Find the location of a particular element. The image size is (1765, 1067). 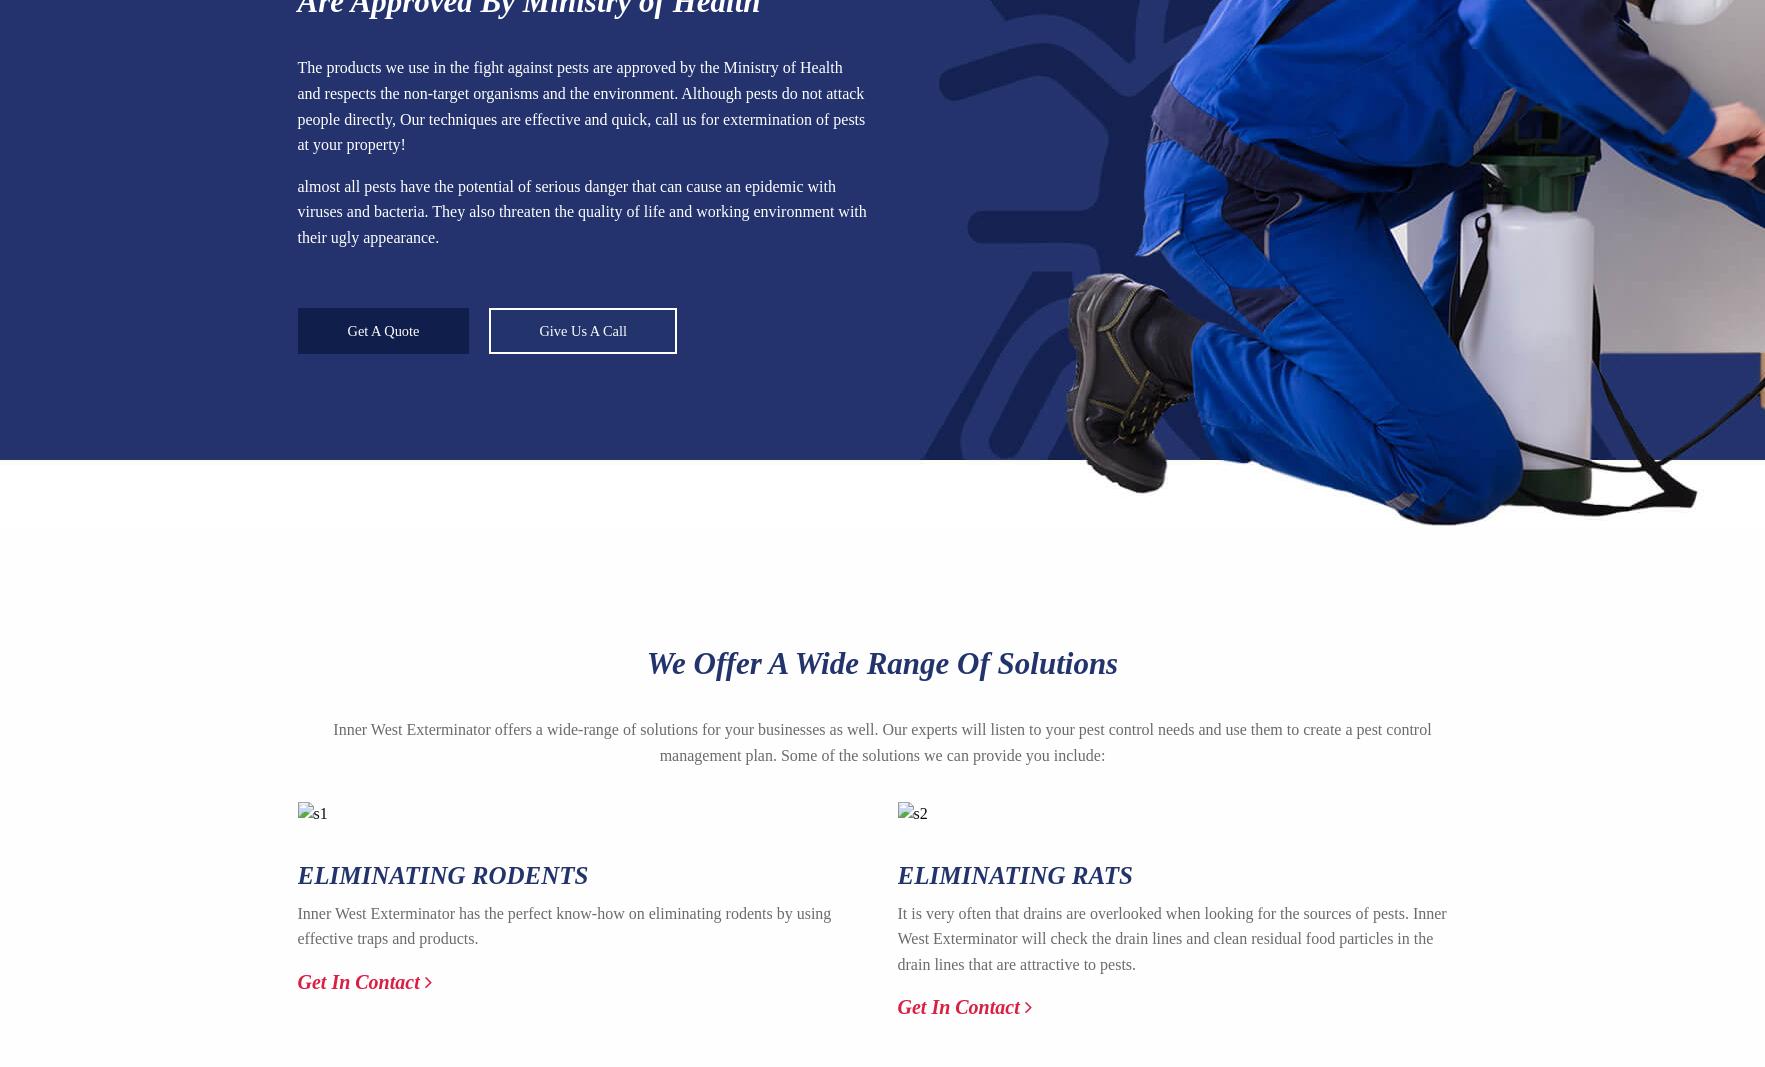

'Get A Quote' is located at coordinates (382, 330).